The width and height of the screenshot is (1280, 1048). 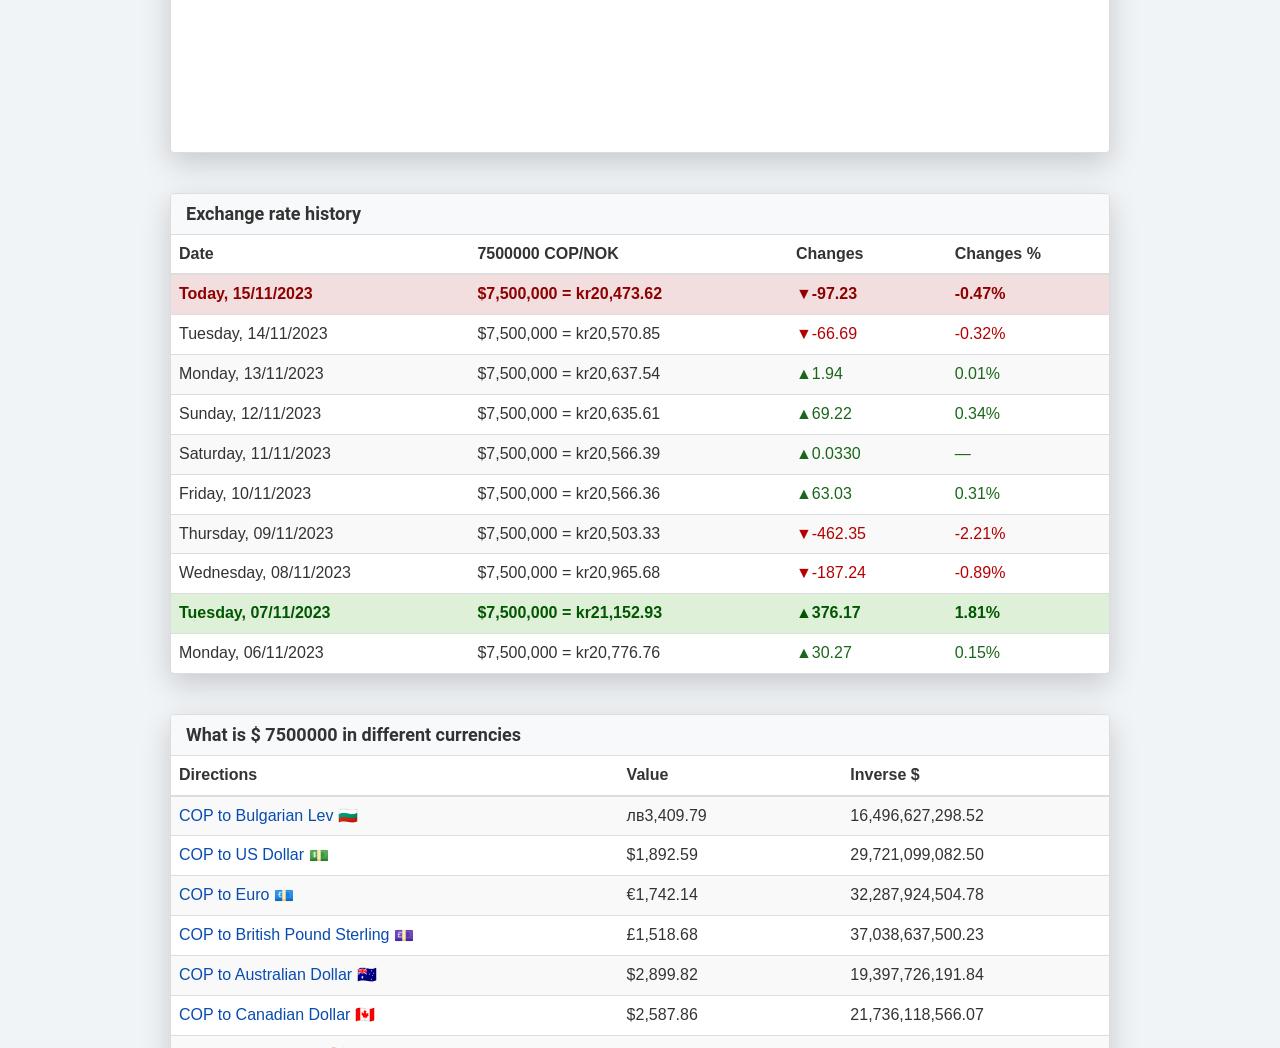 What do you see at coordinates (567, 333) in the screenshot?
I see `'$7,500,000 = kr20,570.85'` at bounding box center [567, 333].